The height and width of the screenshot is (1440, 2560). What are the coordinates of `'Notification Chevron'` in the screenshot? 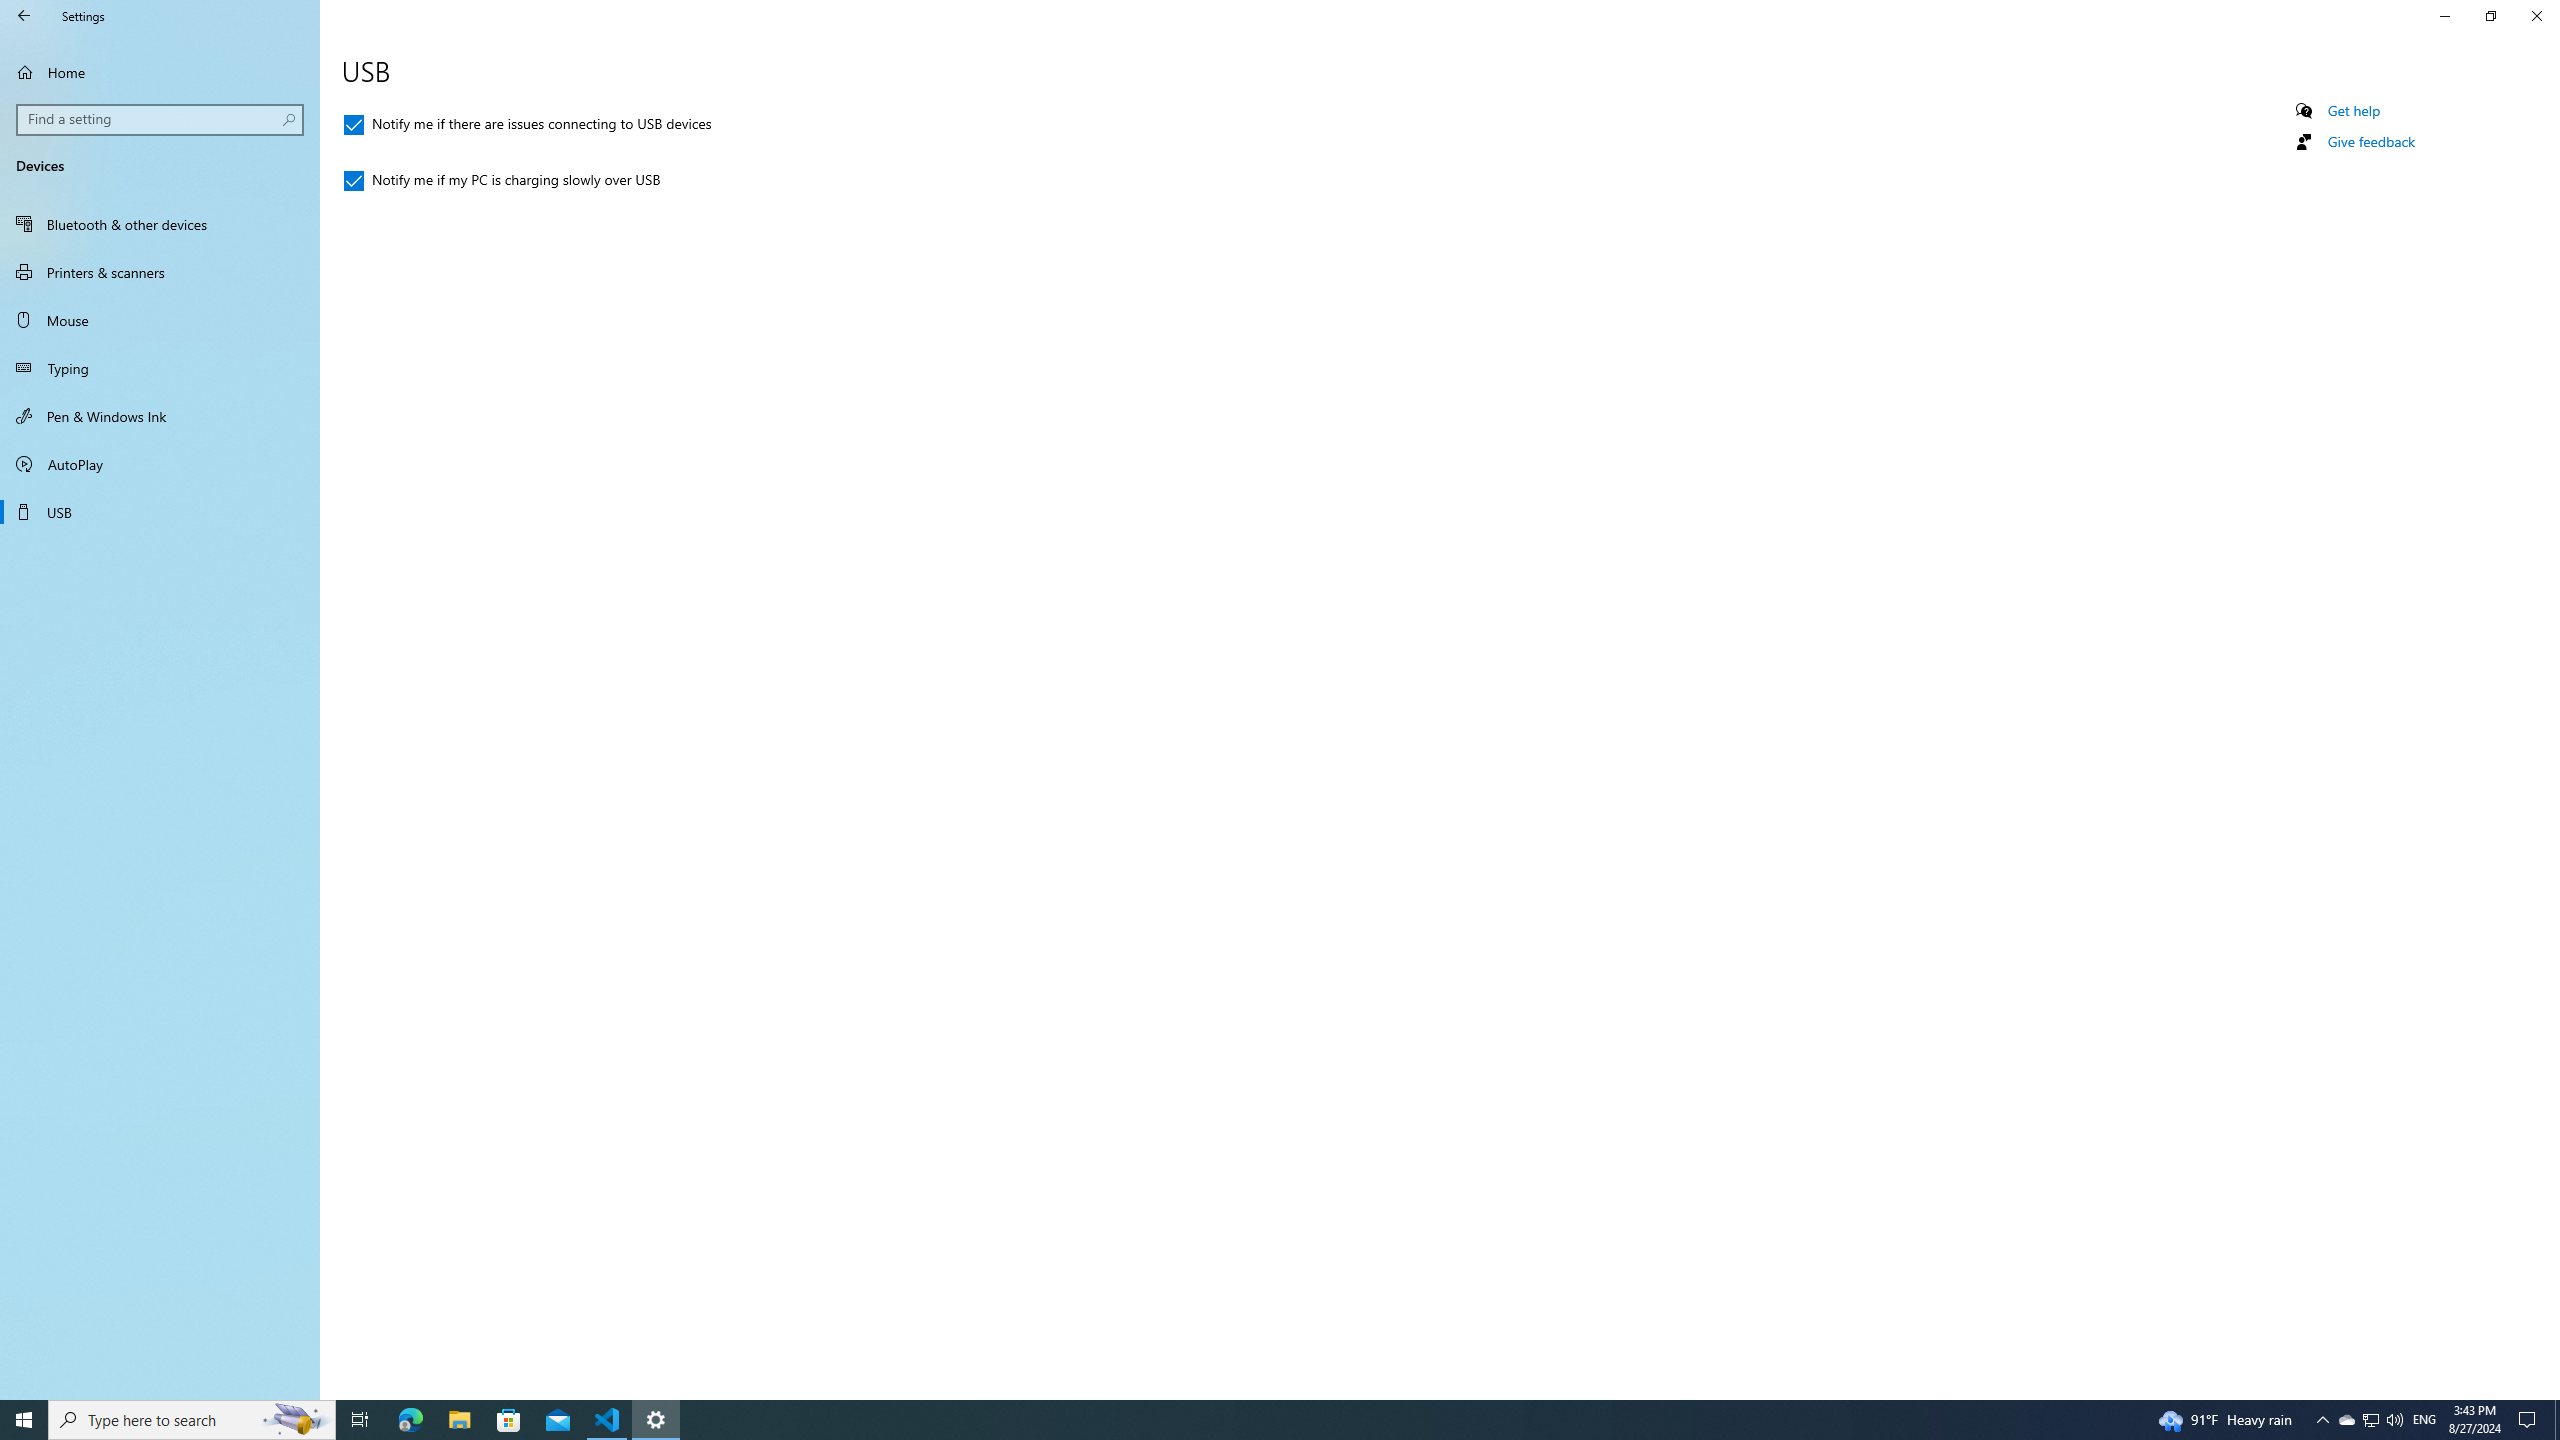 It's located at (2323, 1418).